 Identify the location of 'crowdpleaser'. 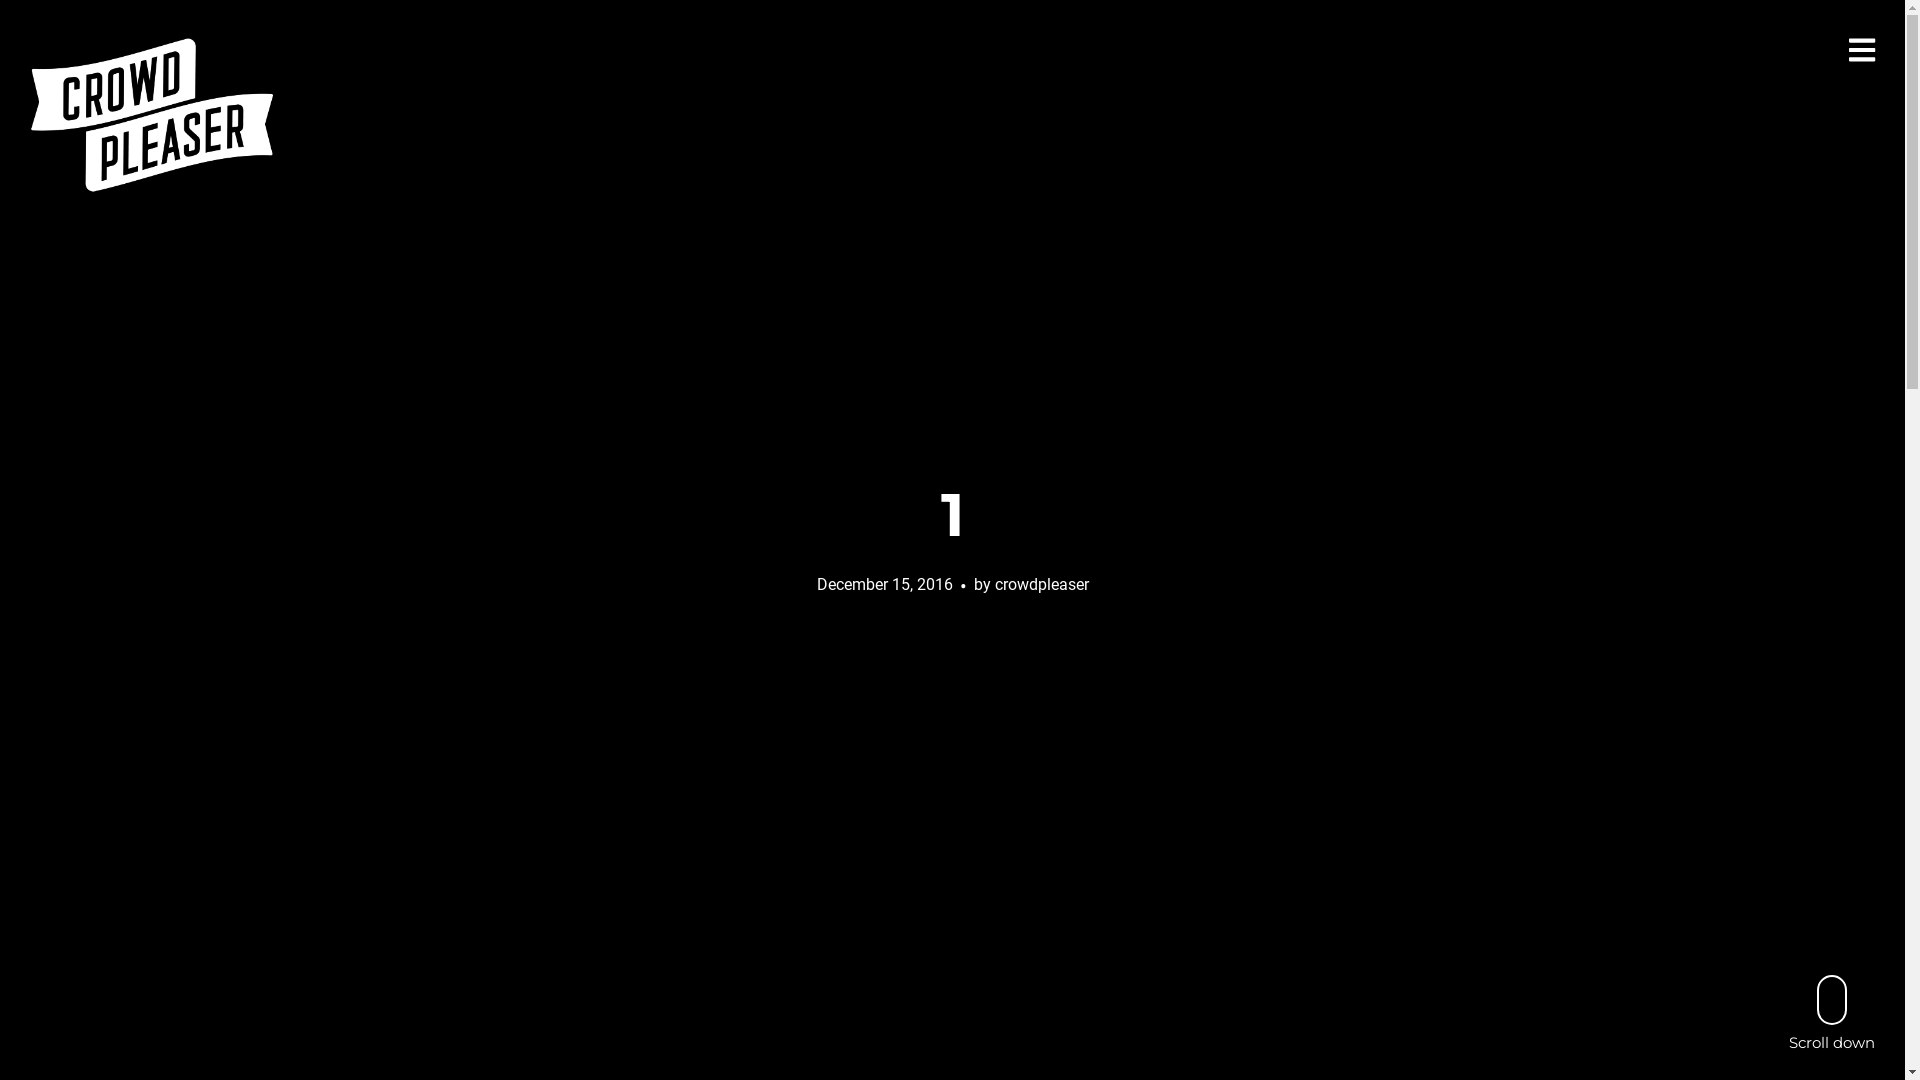
(1040, 583).